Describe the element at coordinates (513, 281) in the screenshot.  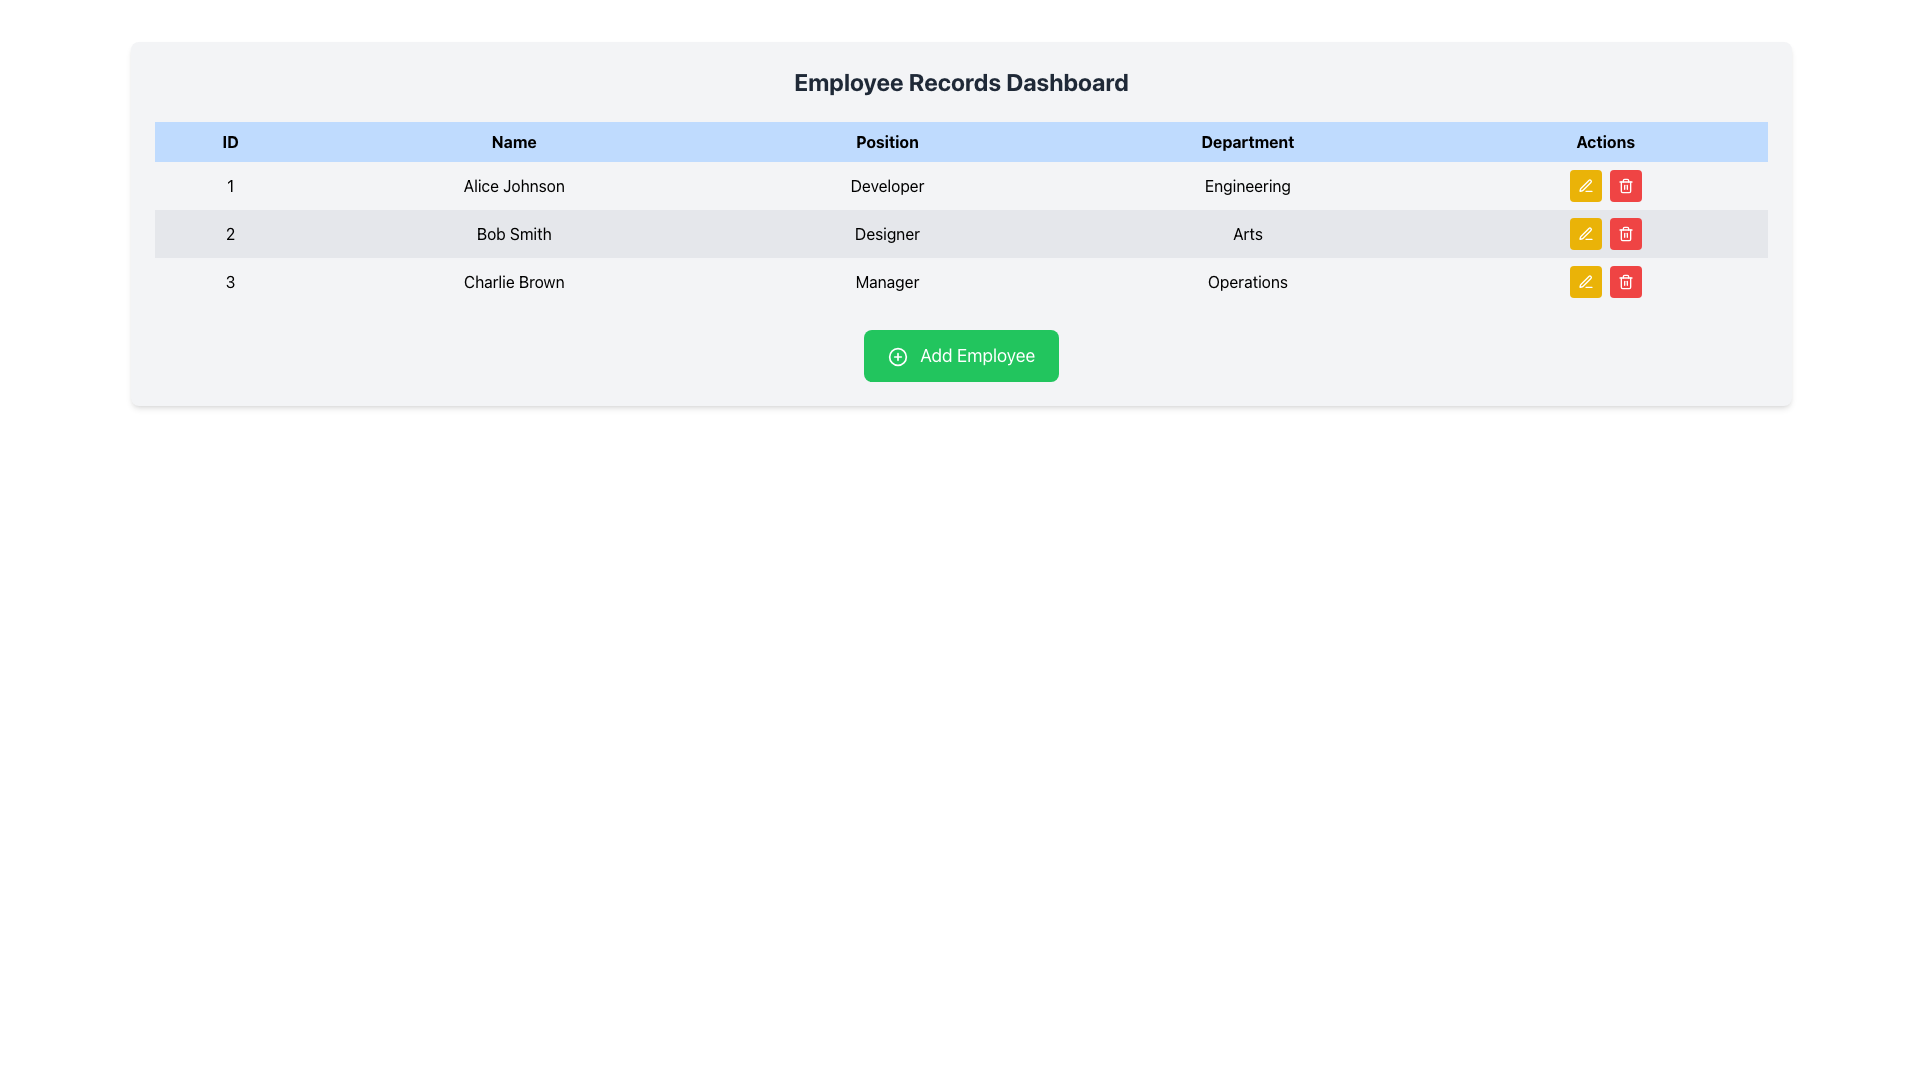
I see `on the table cell containing the name 'Charlie Brown' located in the second column of the middle row` at that location.